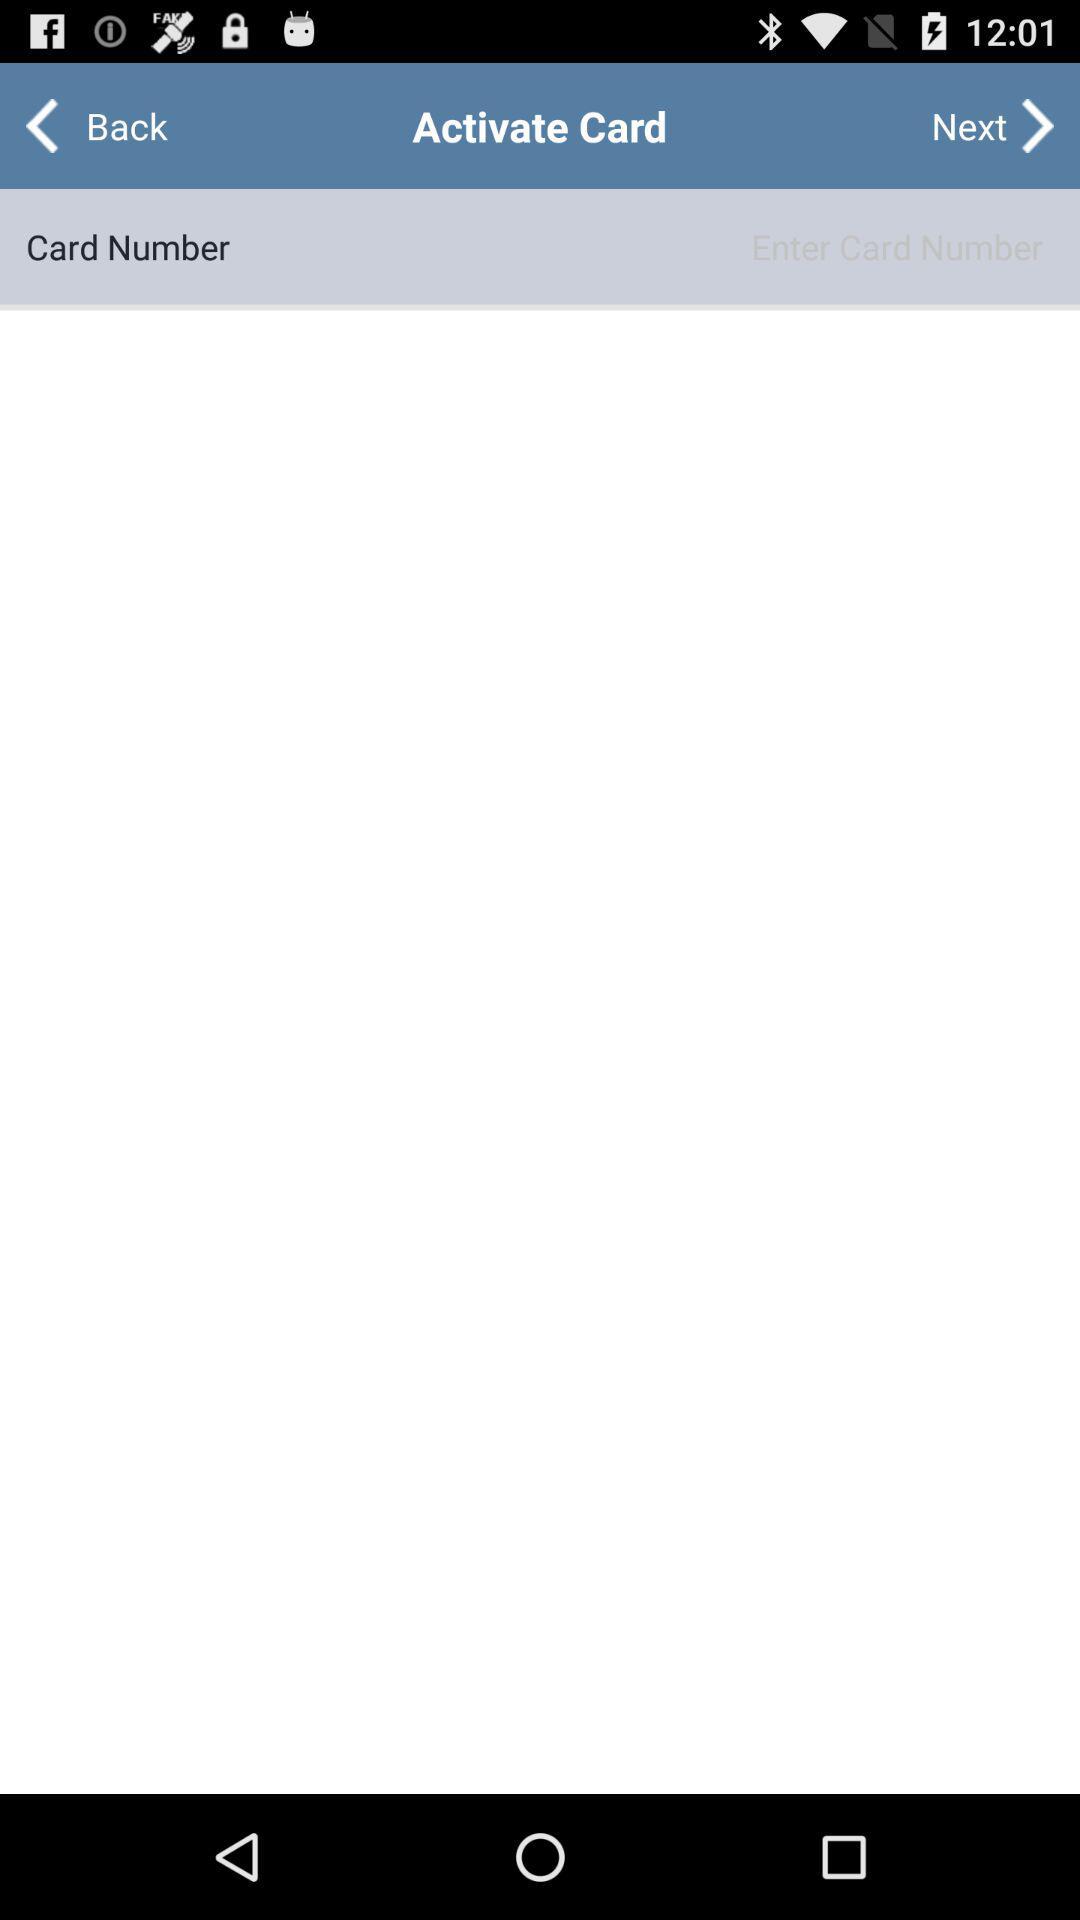  What do you see at coordinates (641, 245) in the screenshot?
I see `card number` at bounding box center [641, 245].